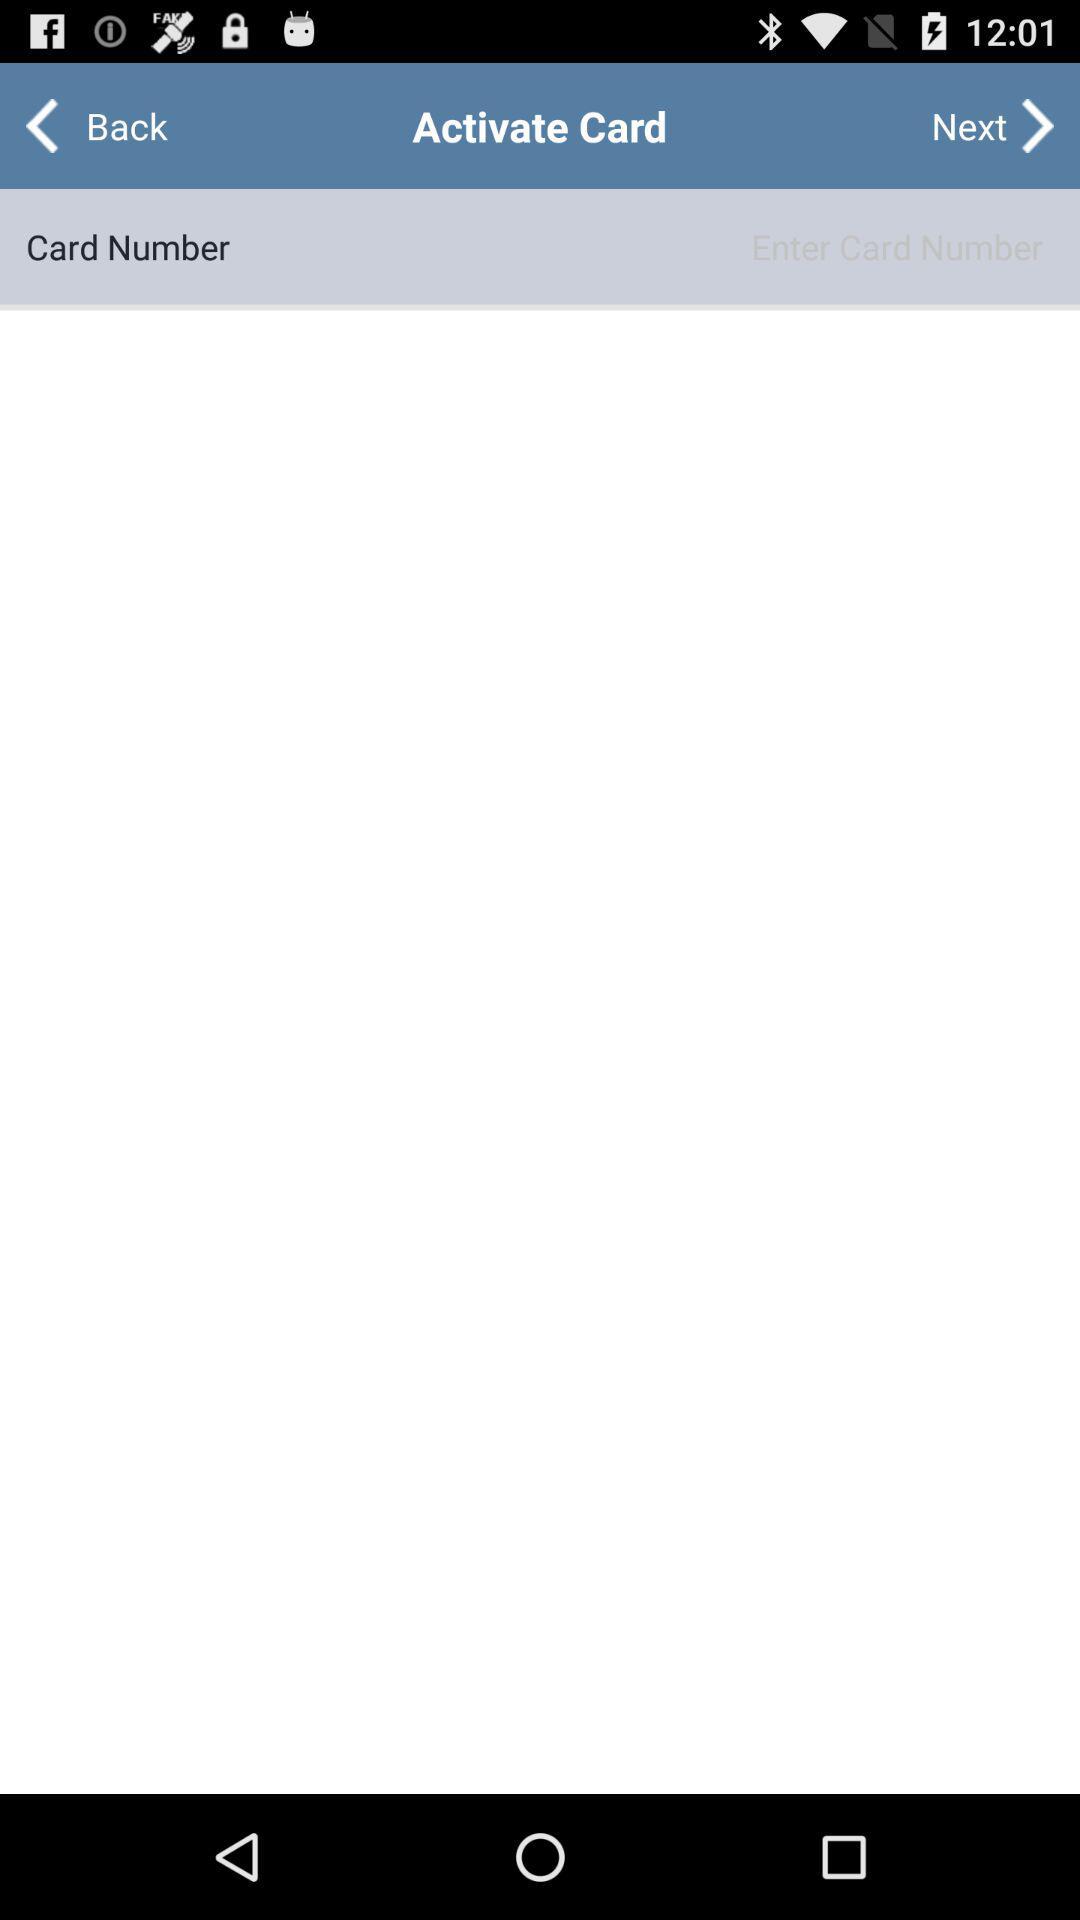  What do you see at coordinates (641, 245) in the screenshot?
I see `card number` at bounding box center [641, 245].